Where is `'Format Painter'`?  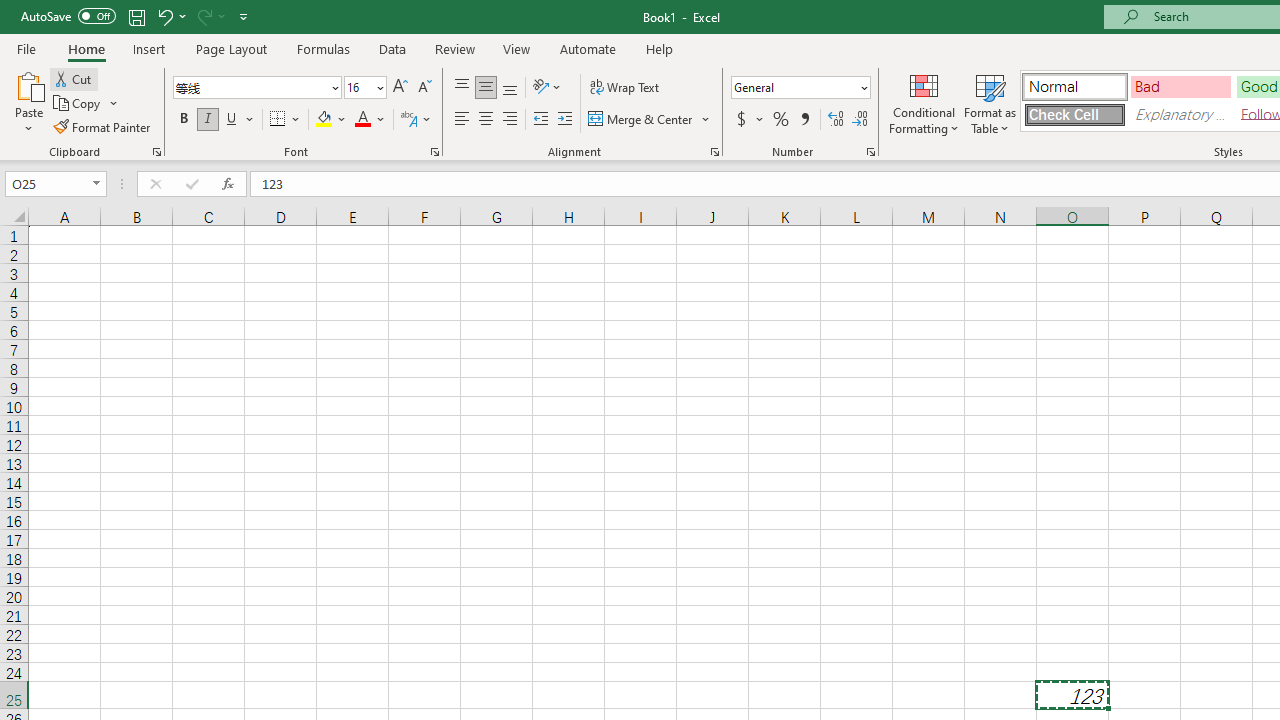
'Format Painter' is located at coordinates (102, 127).